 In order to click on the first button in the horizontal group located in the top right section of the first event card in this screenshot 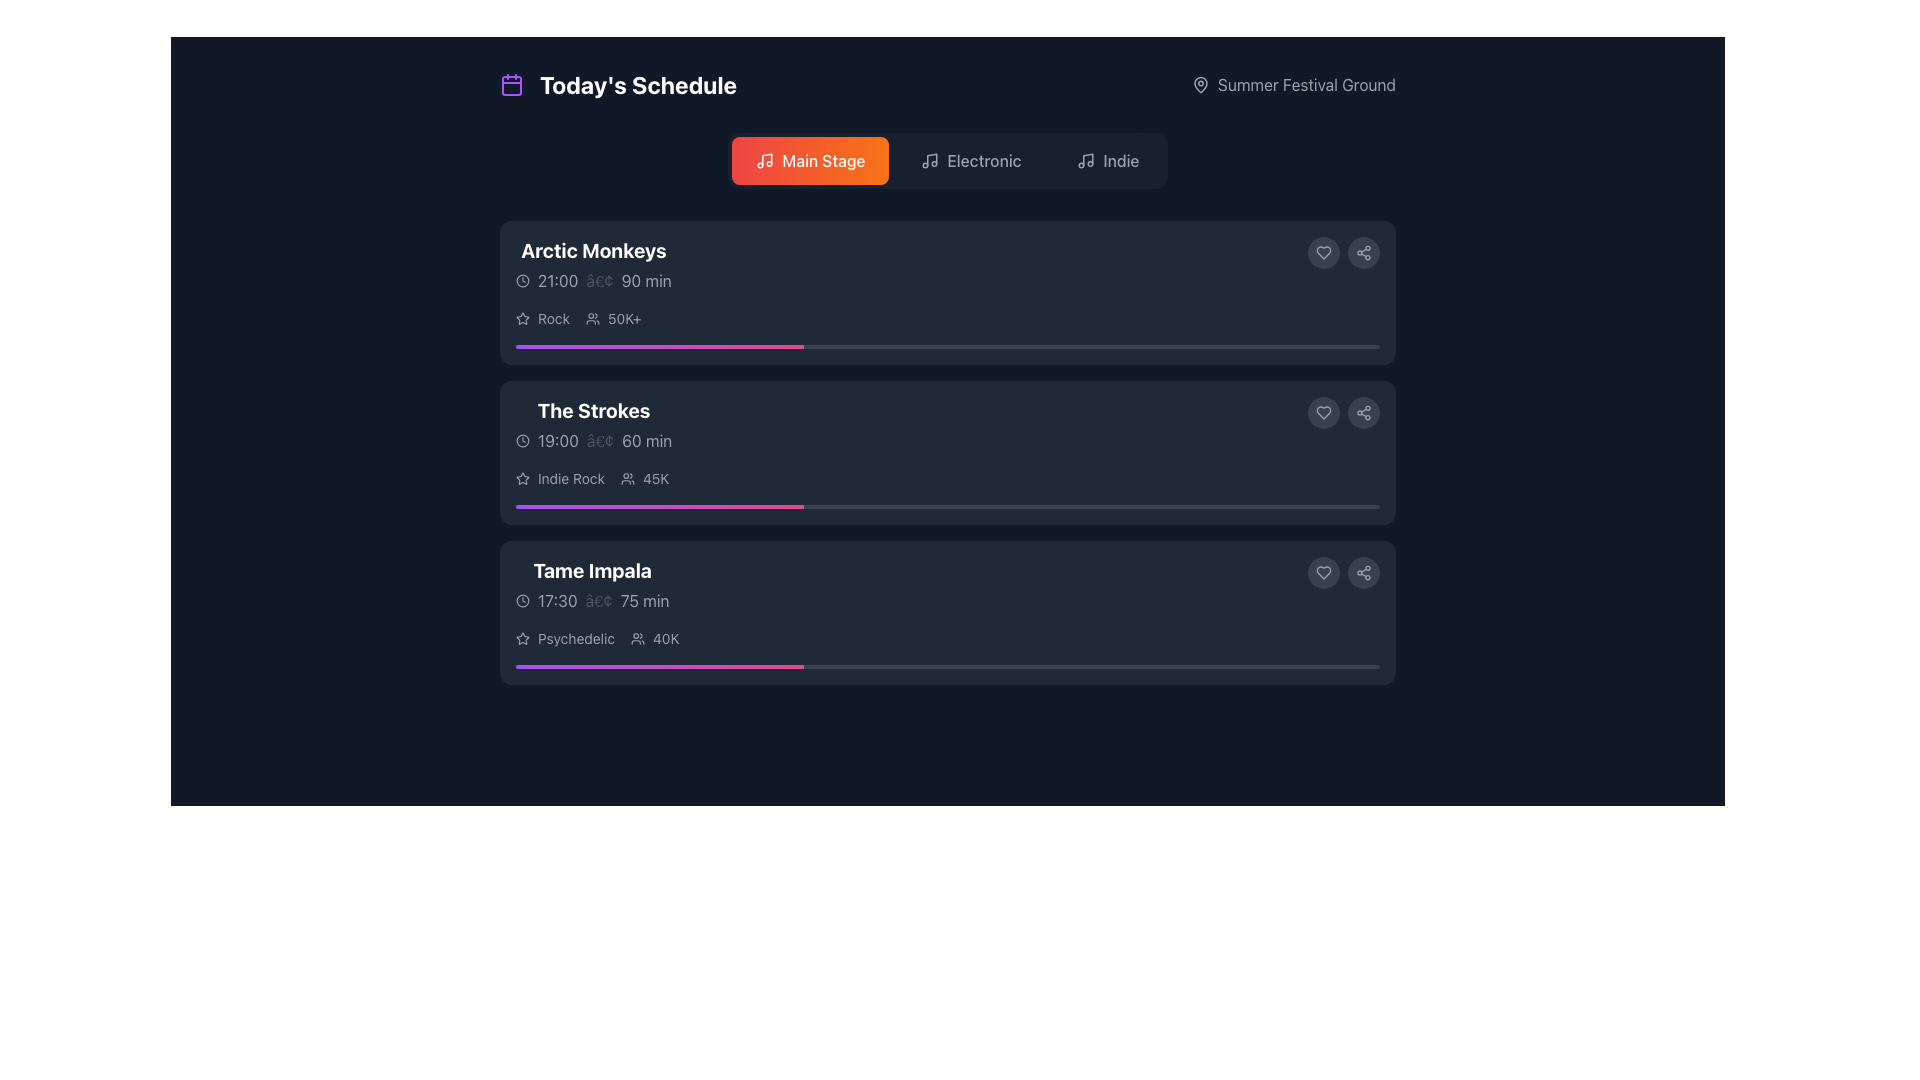, I will do `click(1324, 252)`.